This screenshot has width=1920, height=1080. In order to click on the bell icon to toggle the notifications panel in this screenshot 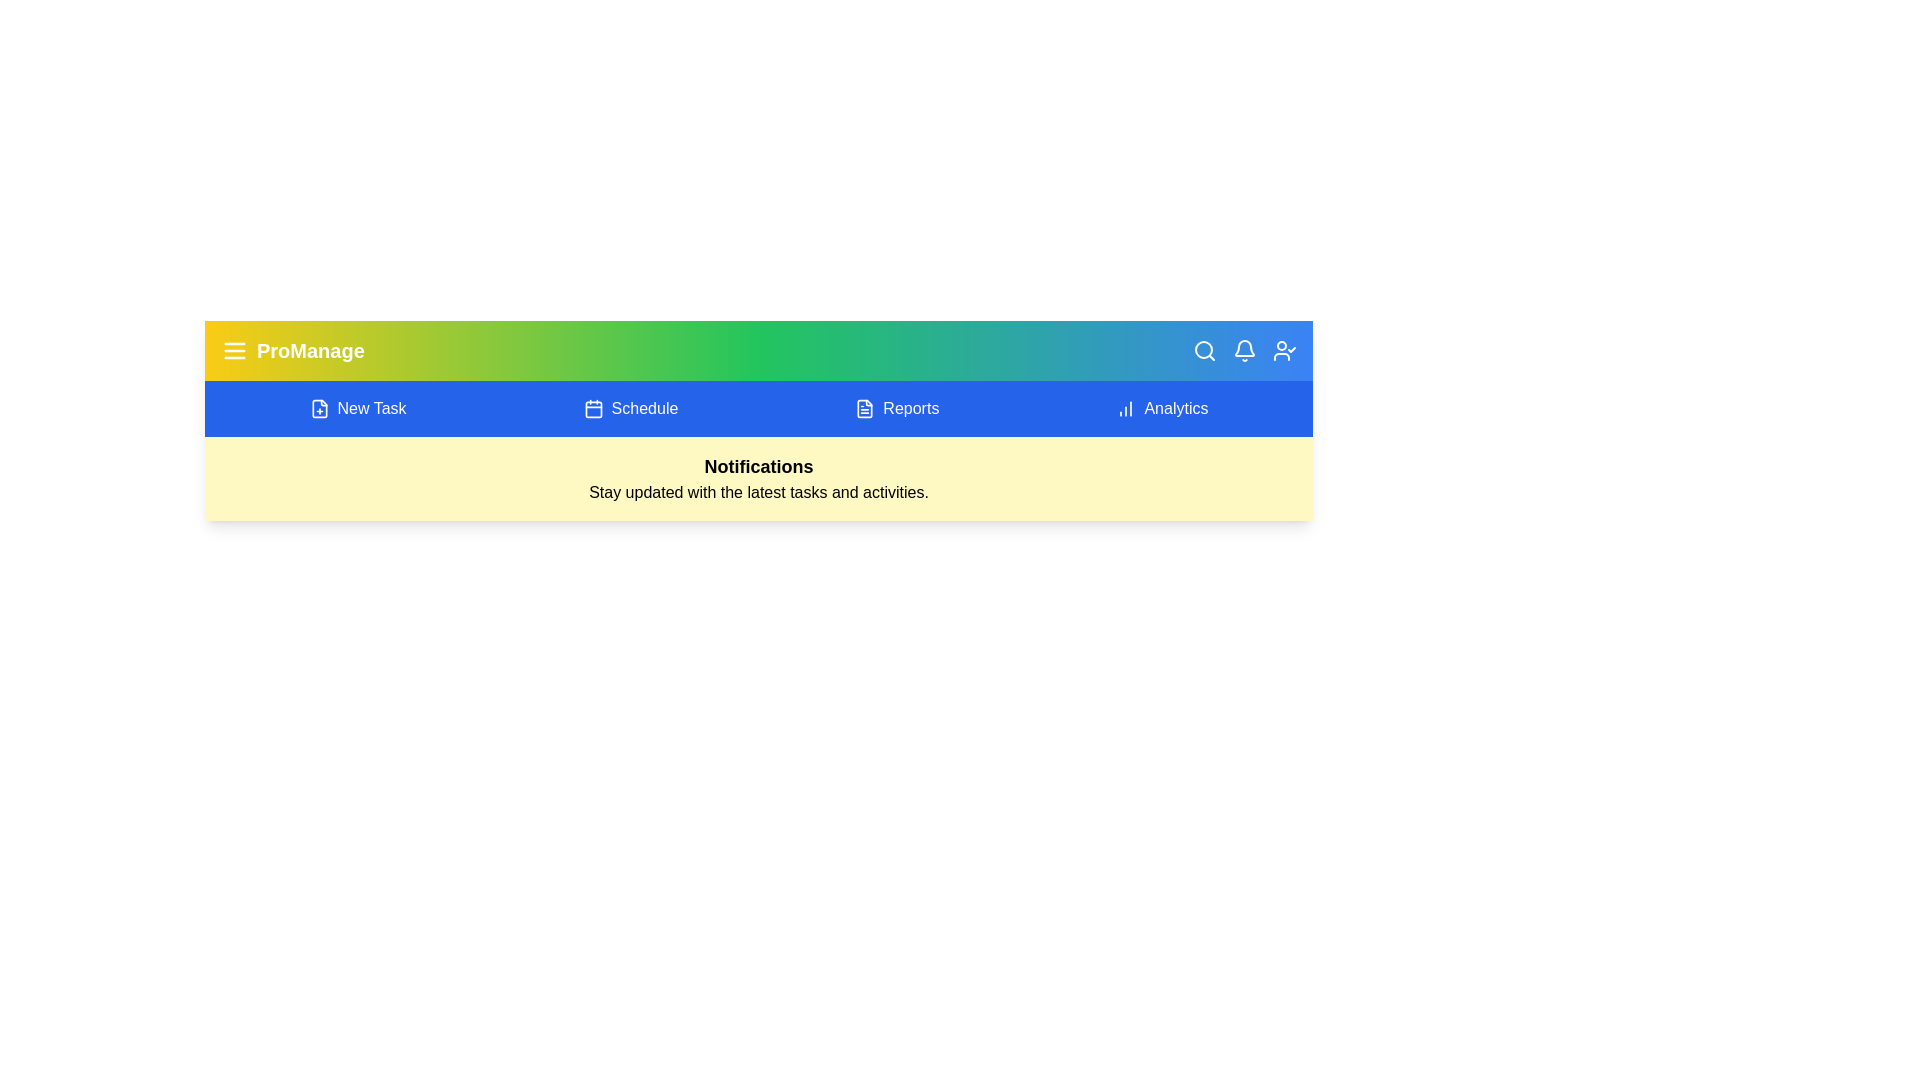, I will do `click(1243, 350)`.